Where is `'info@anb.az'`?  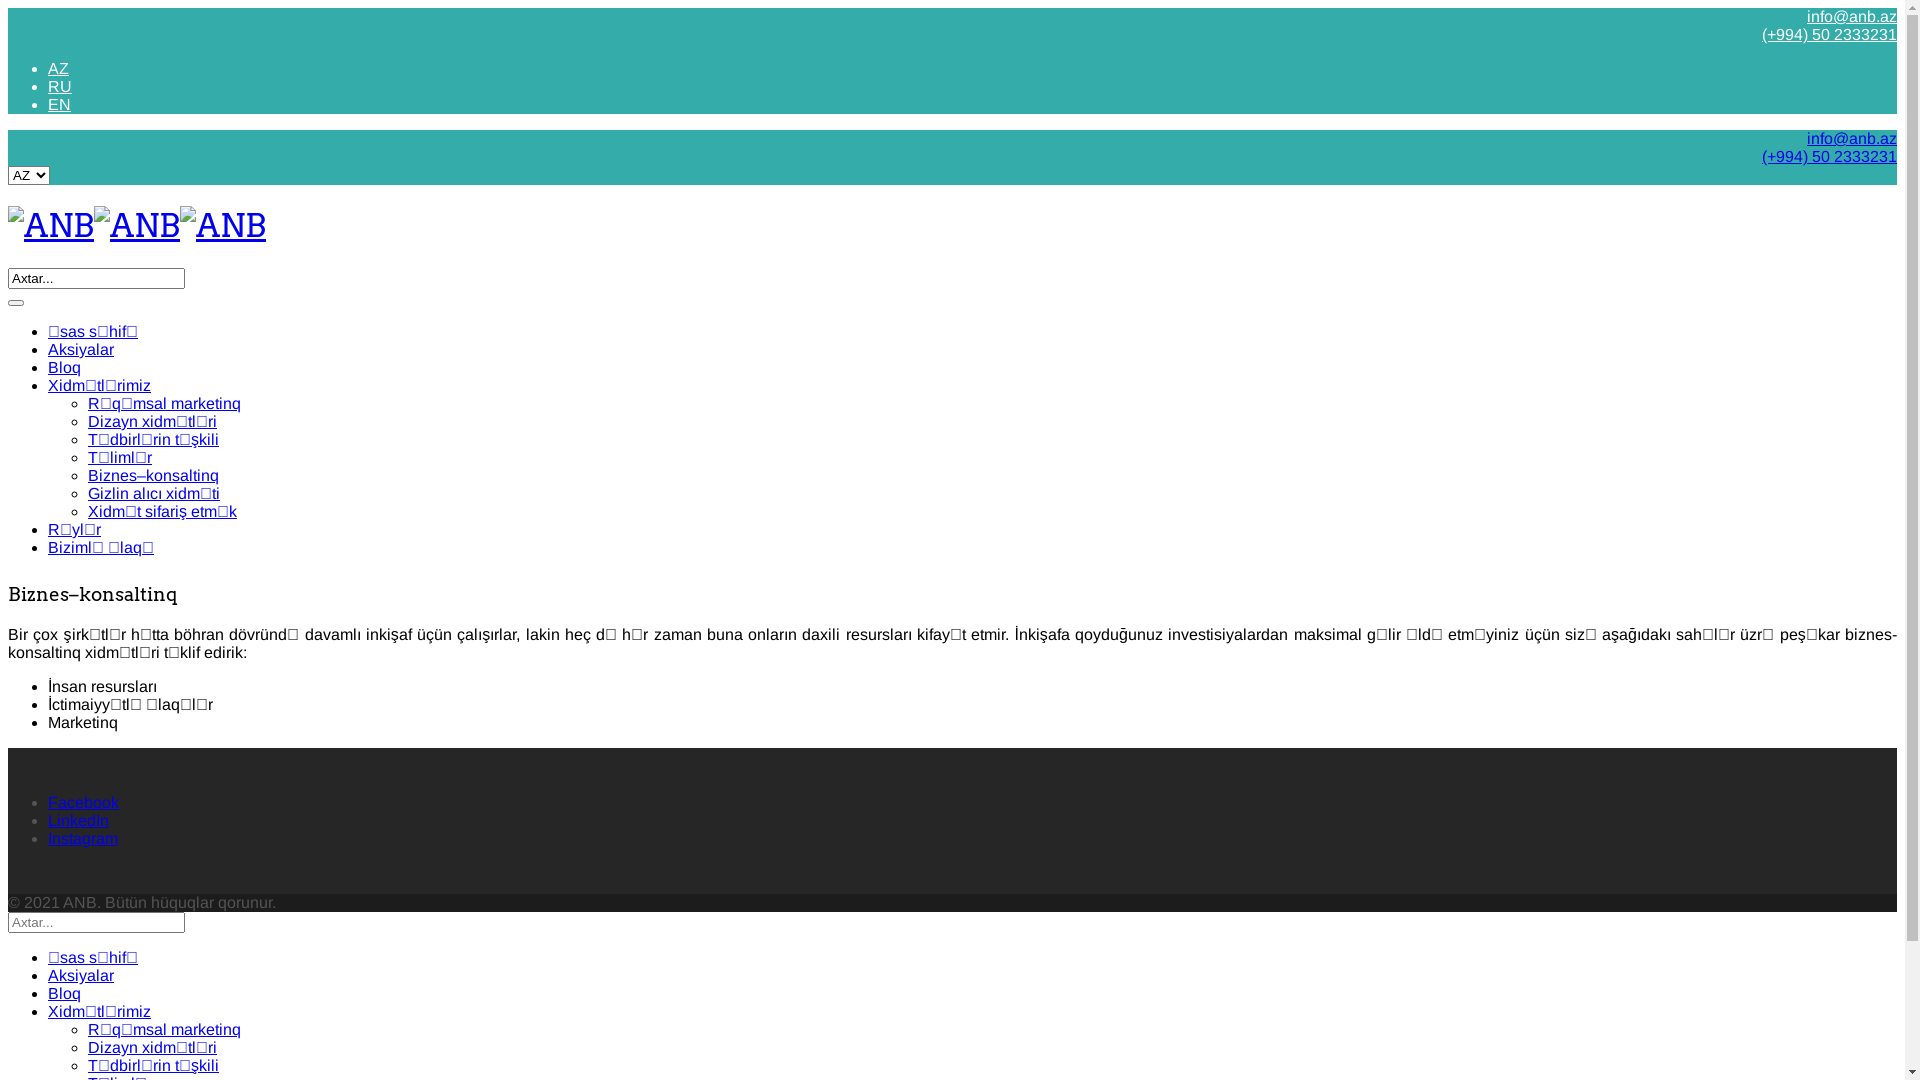 'info@anb.az' is located at coordinates (1851, 137).